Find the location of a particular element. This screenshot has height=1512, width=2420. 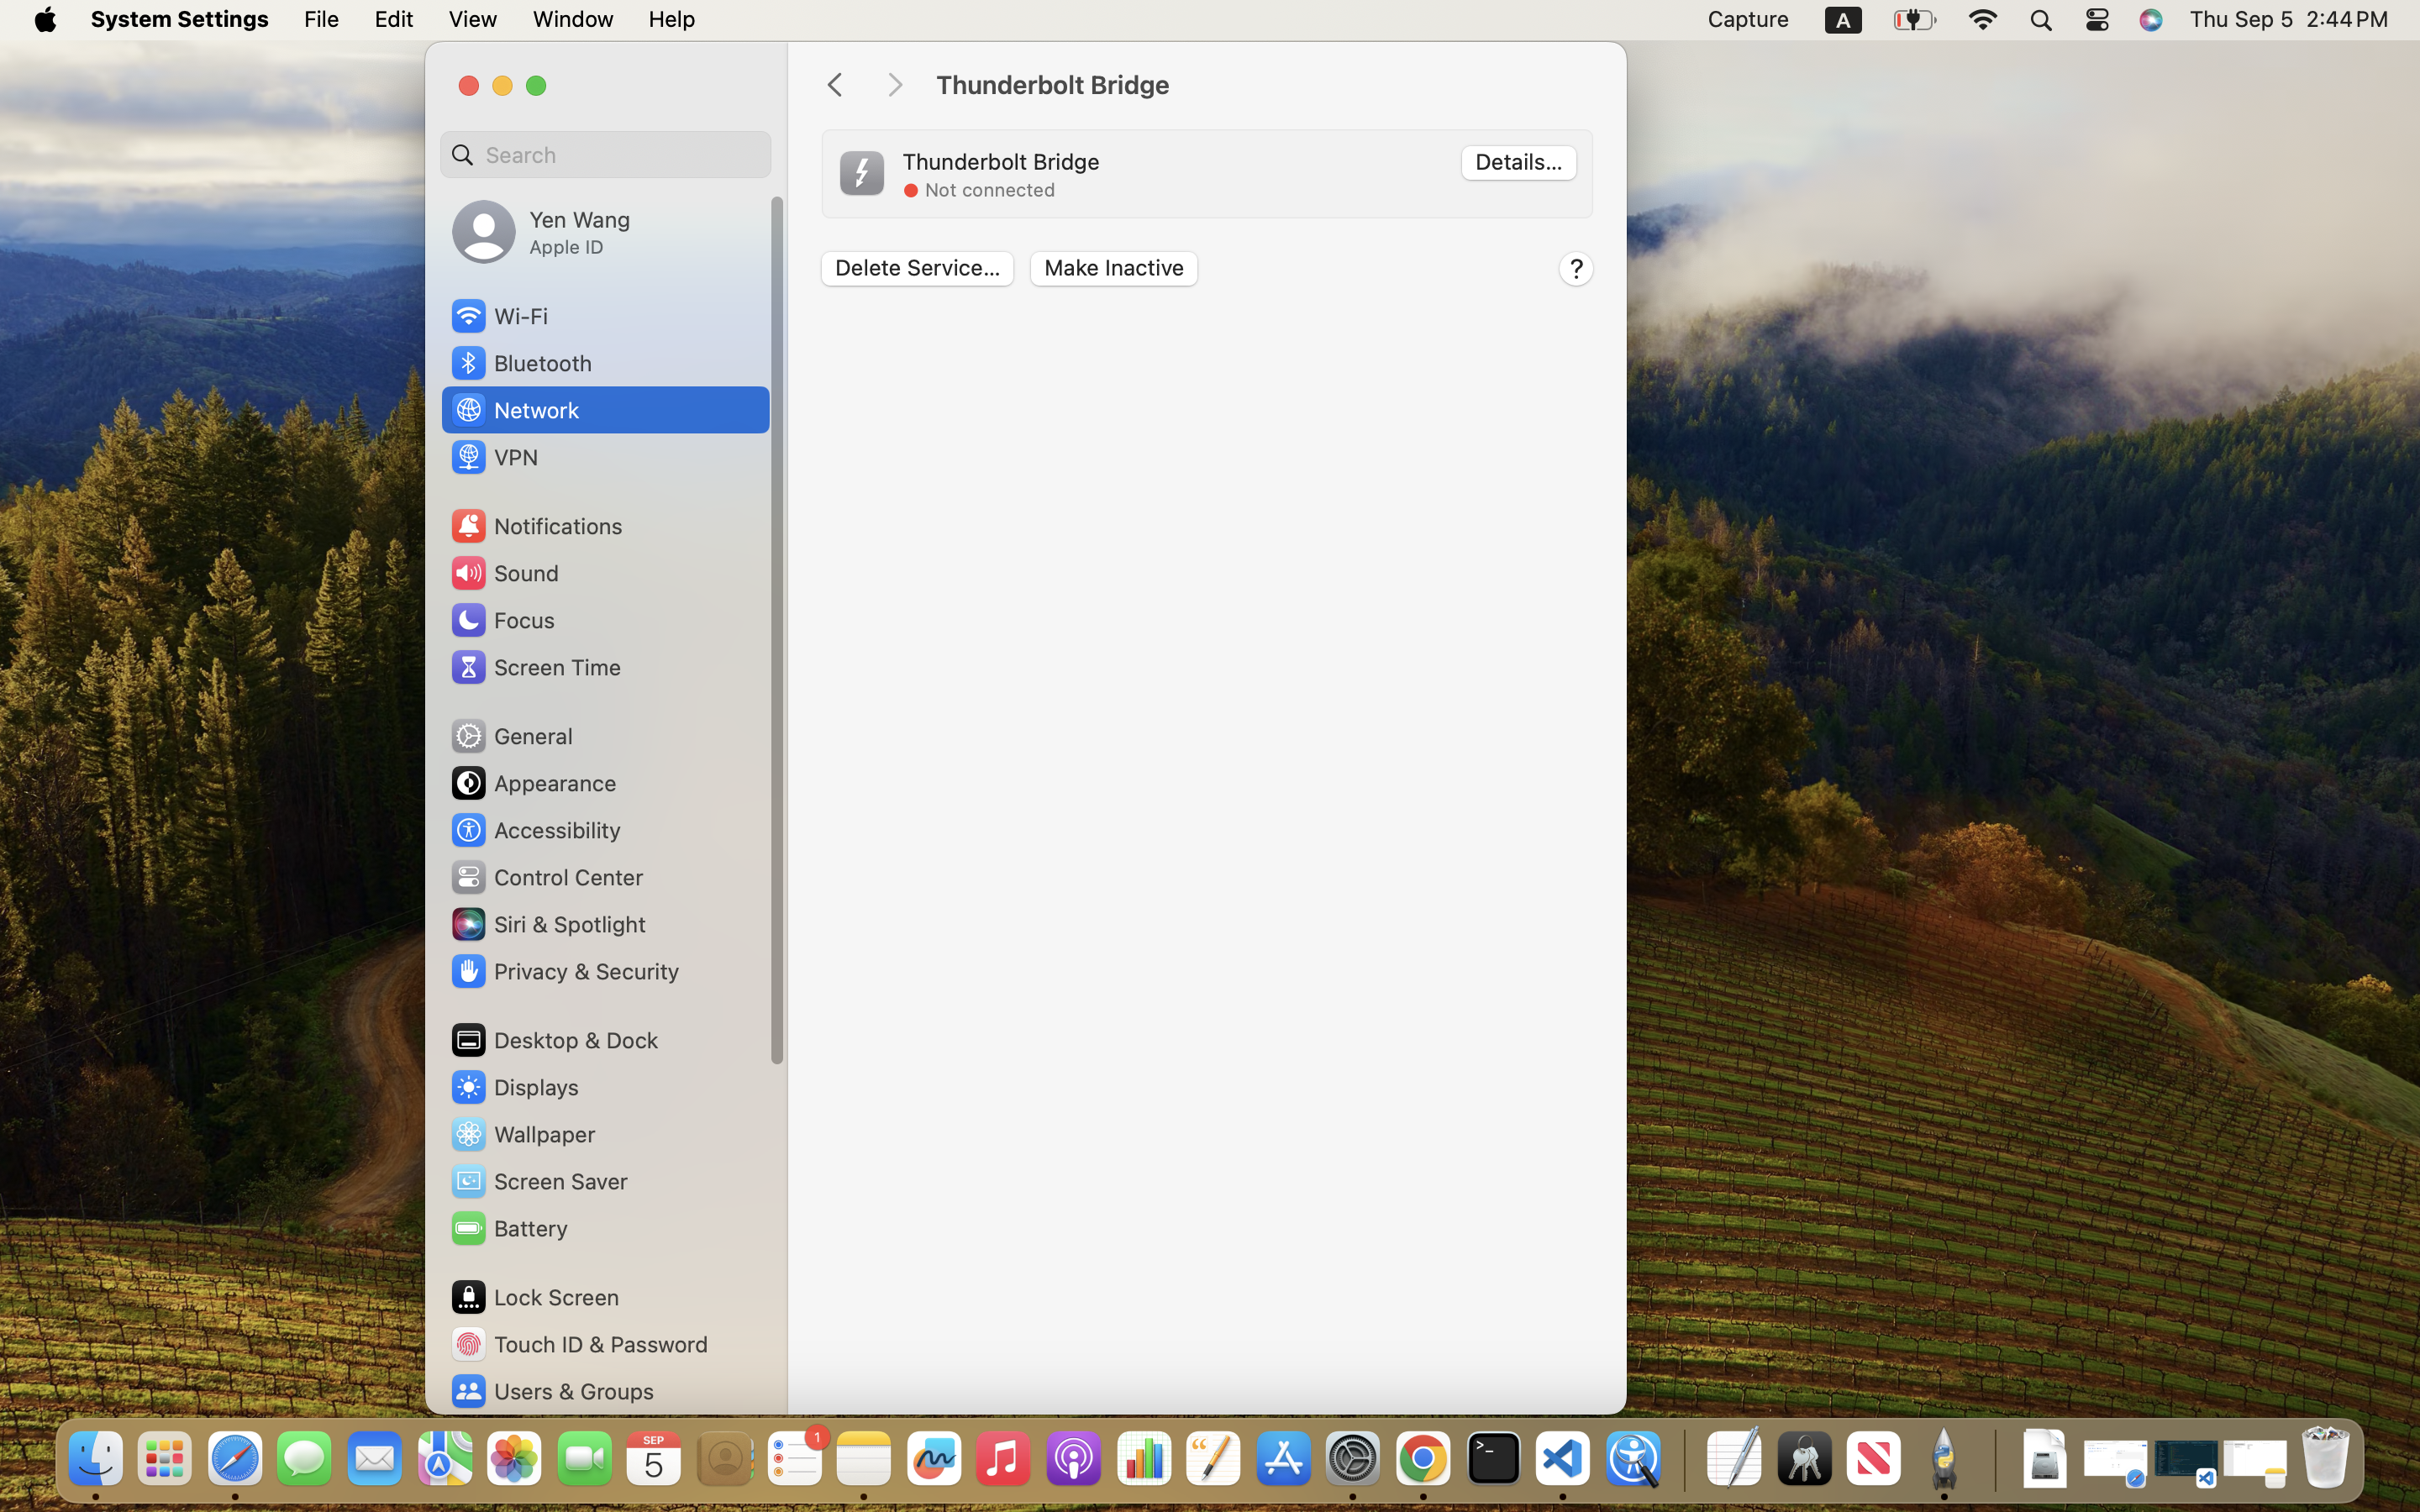

'Network' is located at coordinates (513, 408).